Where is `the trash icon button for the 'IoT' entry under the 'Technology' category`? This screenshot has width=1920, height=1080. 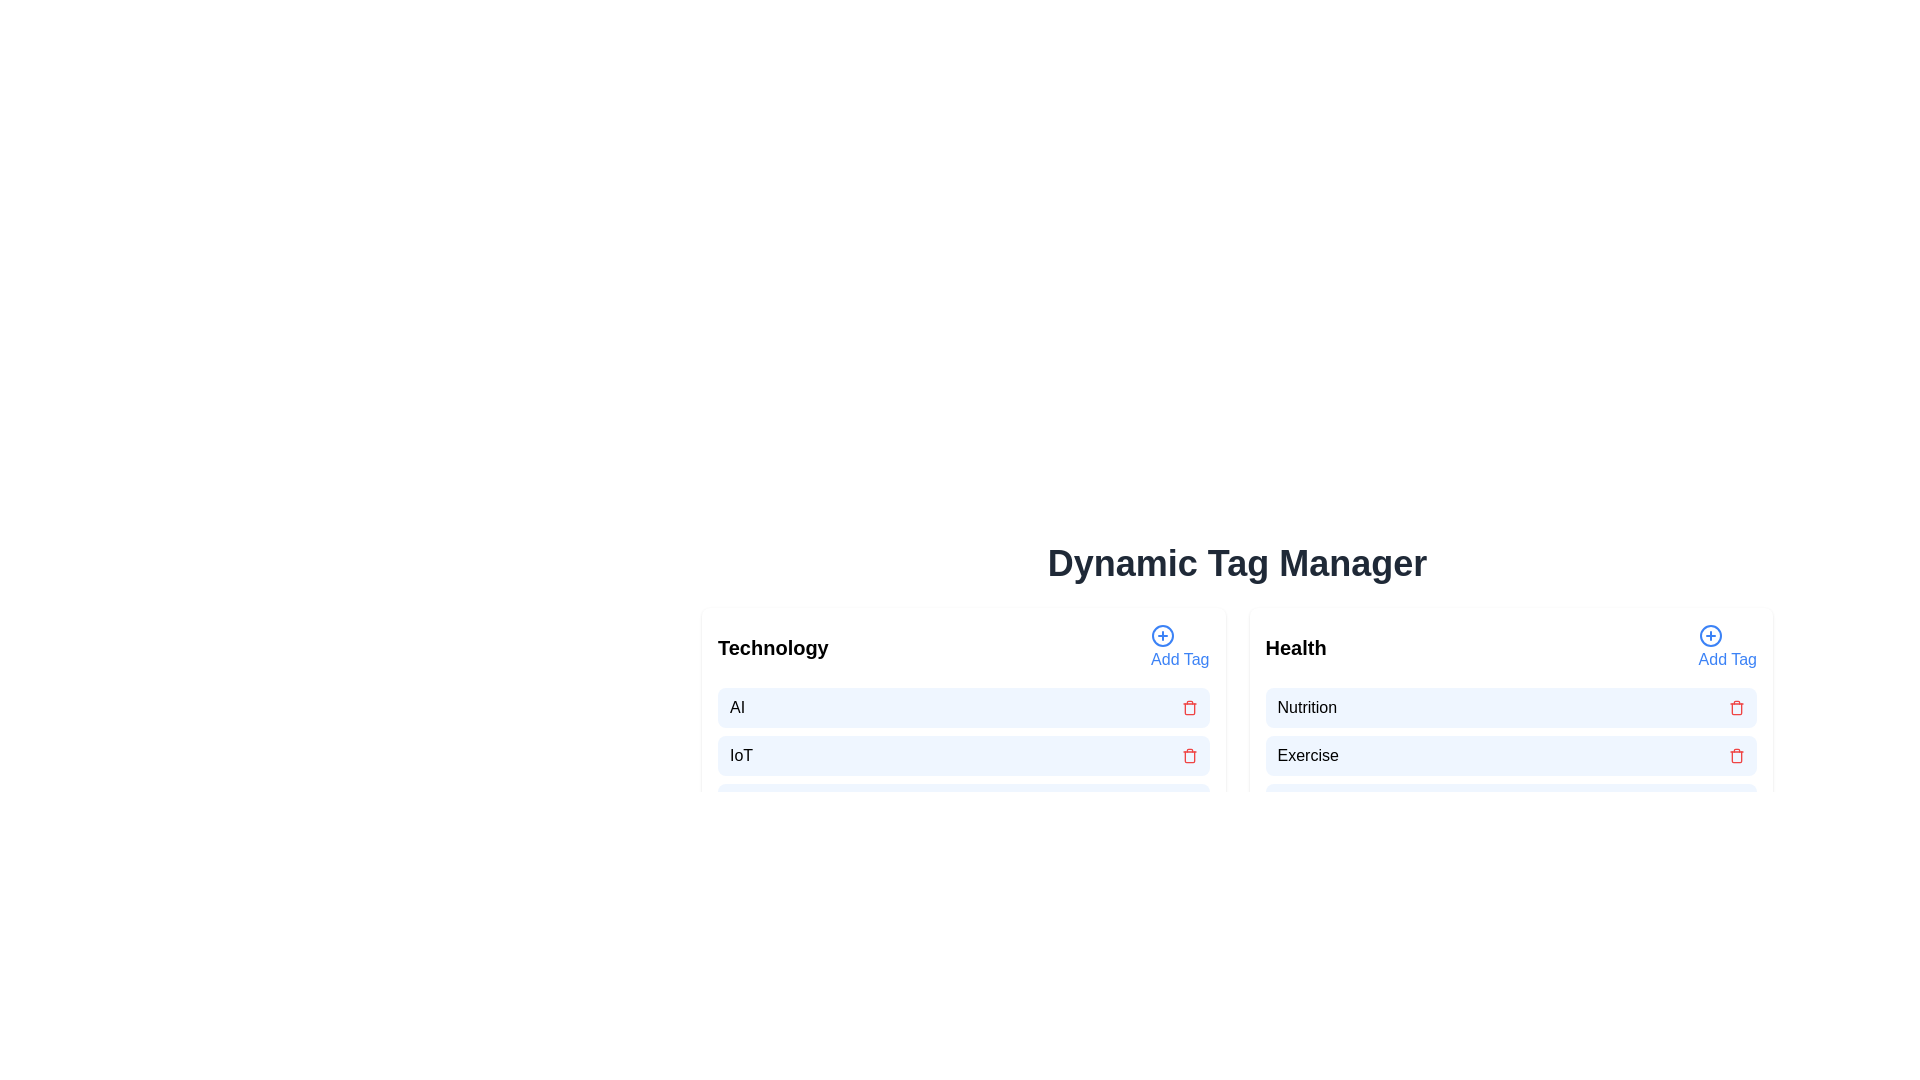
the trash icon button for the 'IoT' entry under the 'Technology' category is located at coordinates (1189, 757).